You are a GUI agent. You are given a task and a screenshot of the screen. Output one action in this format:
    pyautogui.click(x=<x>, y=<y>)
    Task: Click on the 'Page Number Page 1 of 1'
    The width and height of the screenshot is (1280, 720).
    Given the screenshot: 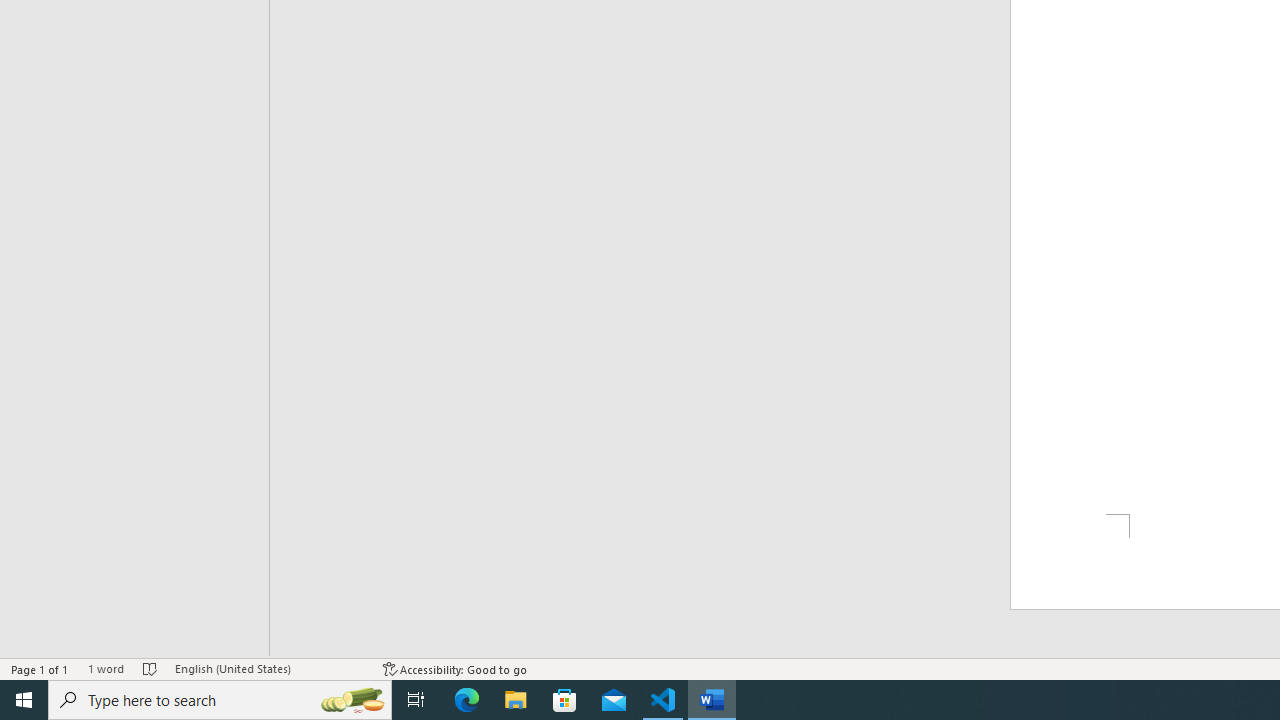 What is the action you would take?
    pyautogui.click(x=40, y=669)
    